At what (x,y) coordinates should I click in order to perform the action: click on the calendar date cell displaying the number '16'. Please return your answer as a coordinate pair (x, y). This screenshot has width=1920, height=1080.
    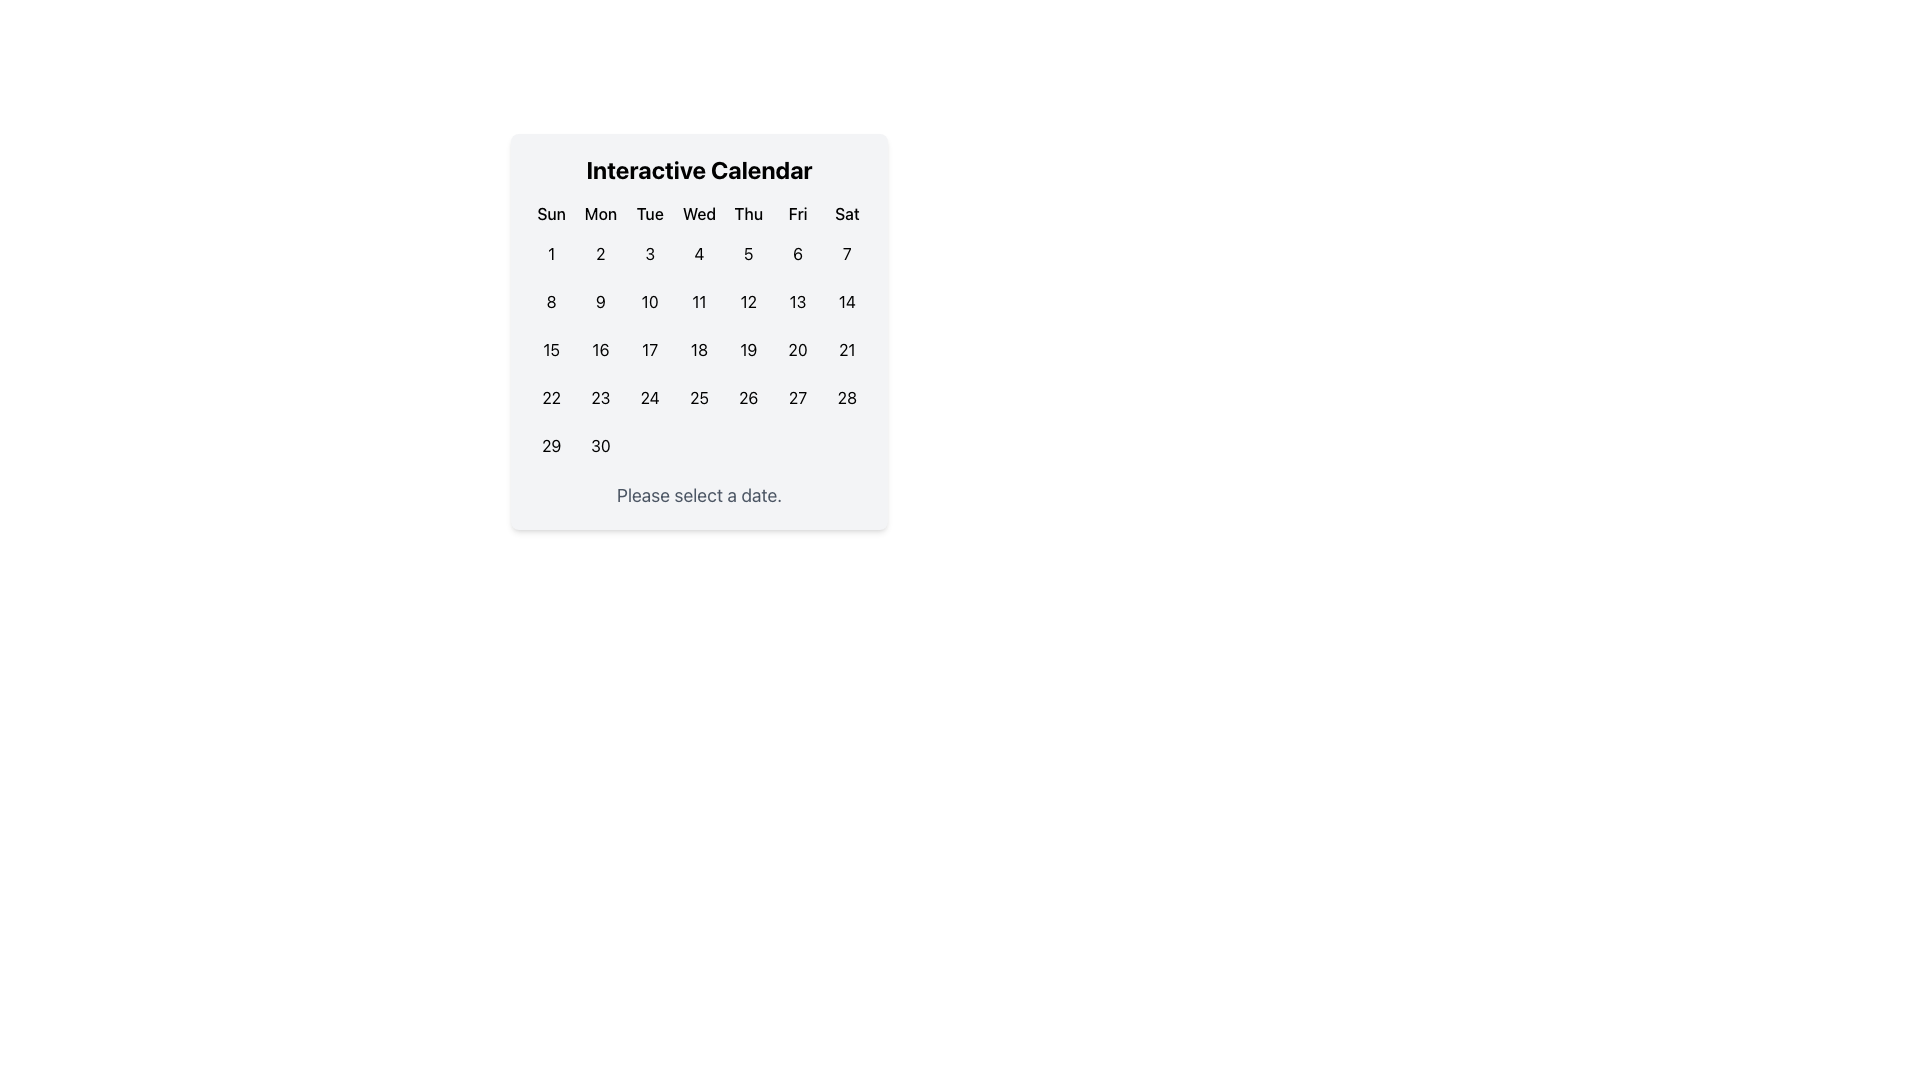
    Looking at the image, I should click on (599, 349).